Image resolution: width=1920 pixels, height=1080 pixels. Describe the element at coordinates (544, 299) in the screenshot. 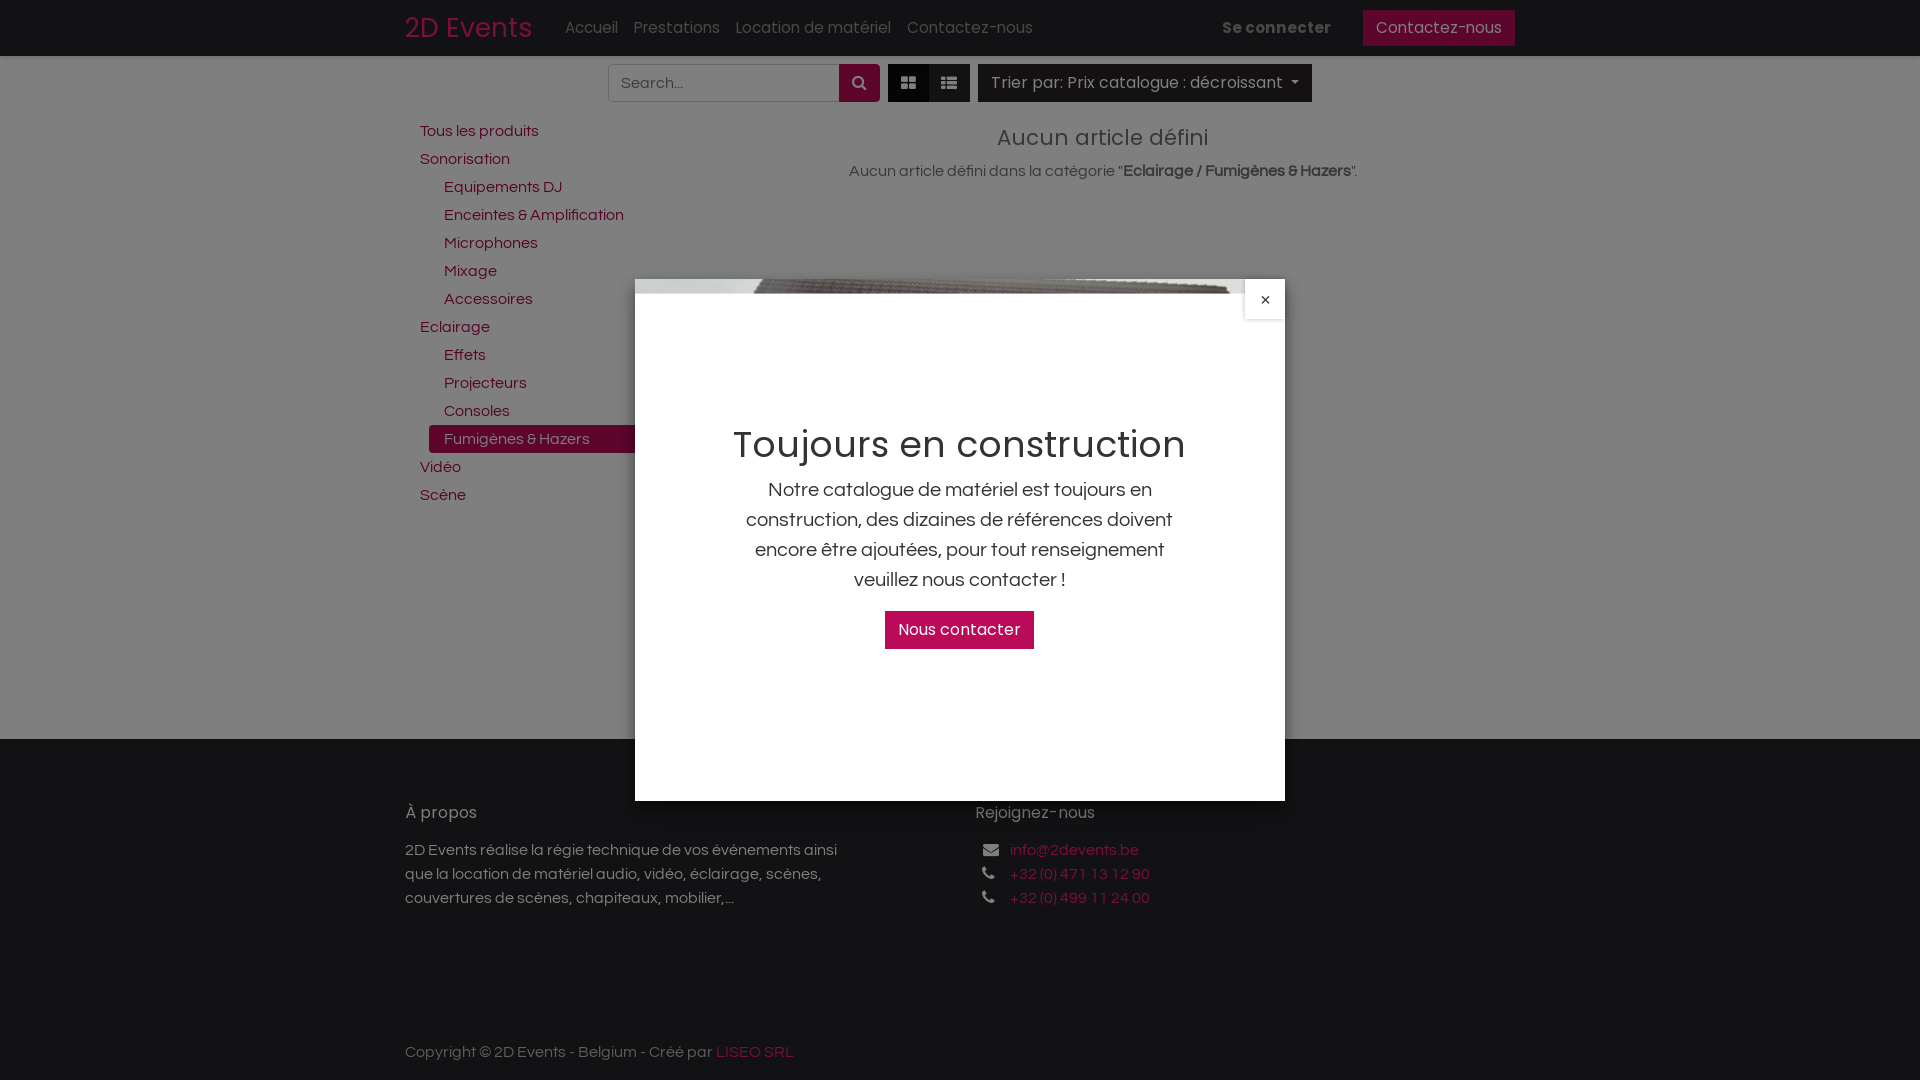

I see `'Accessoires'` at that location.